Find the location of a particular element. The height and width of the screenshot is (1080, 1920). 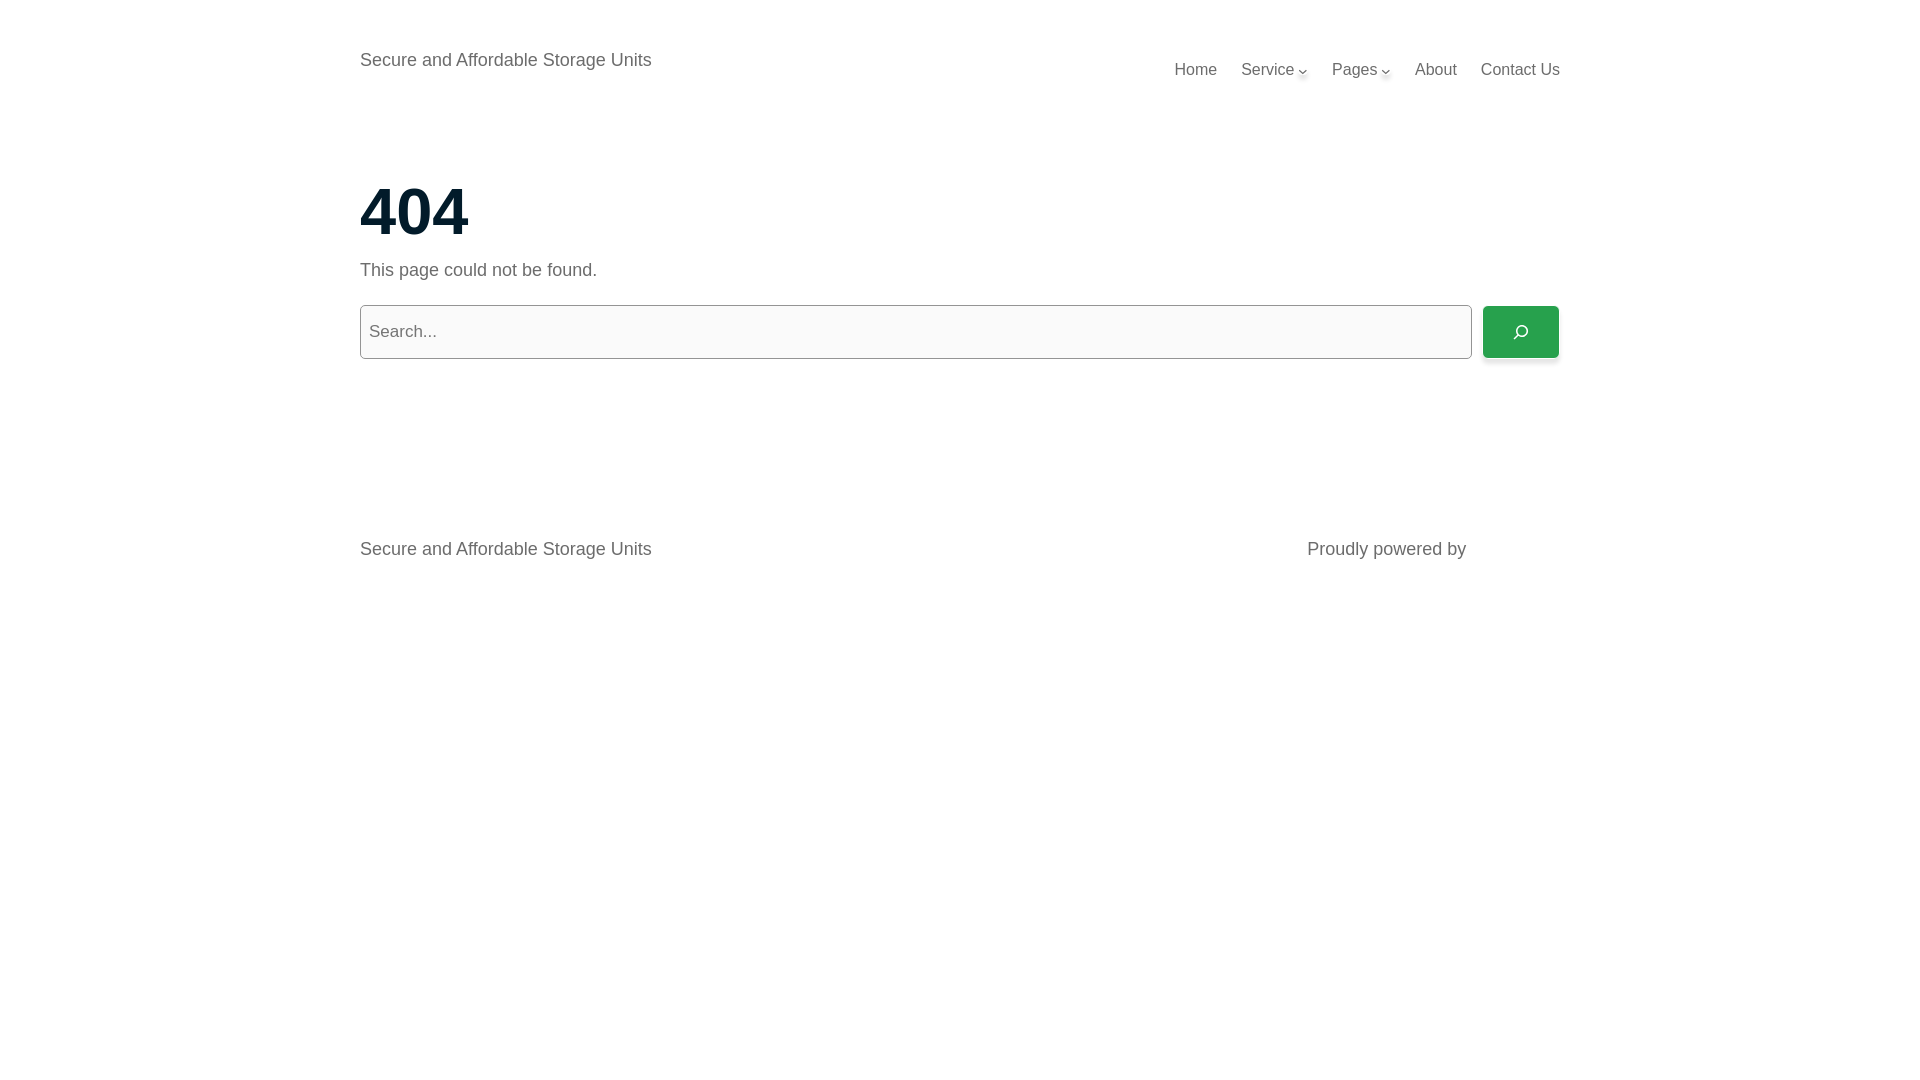

'Service' is located at coordinates (1266, 69).